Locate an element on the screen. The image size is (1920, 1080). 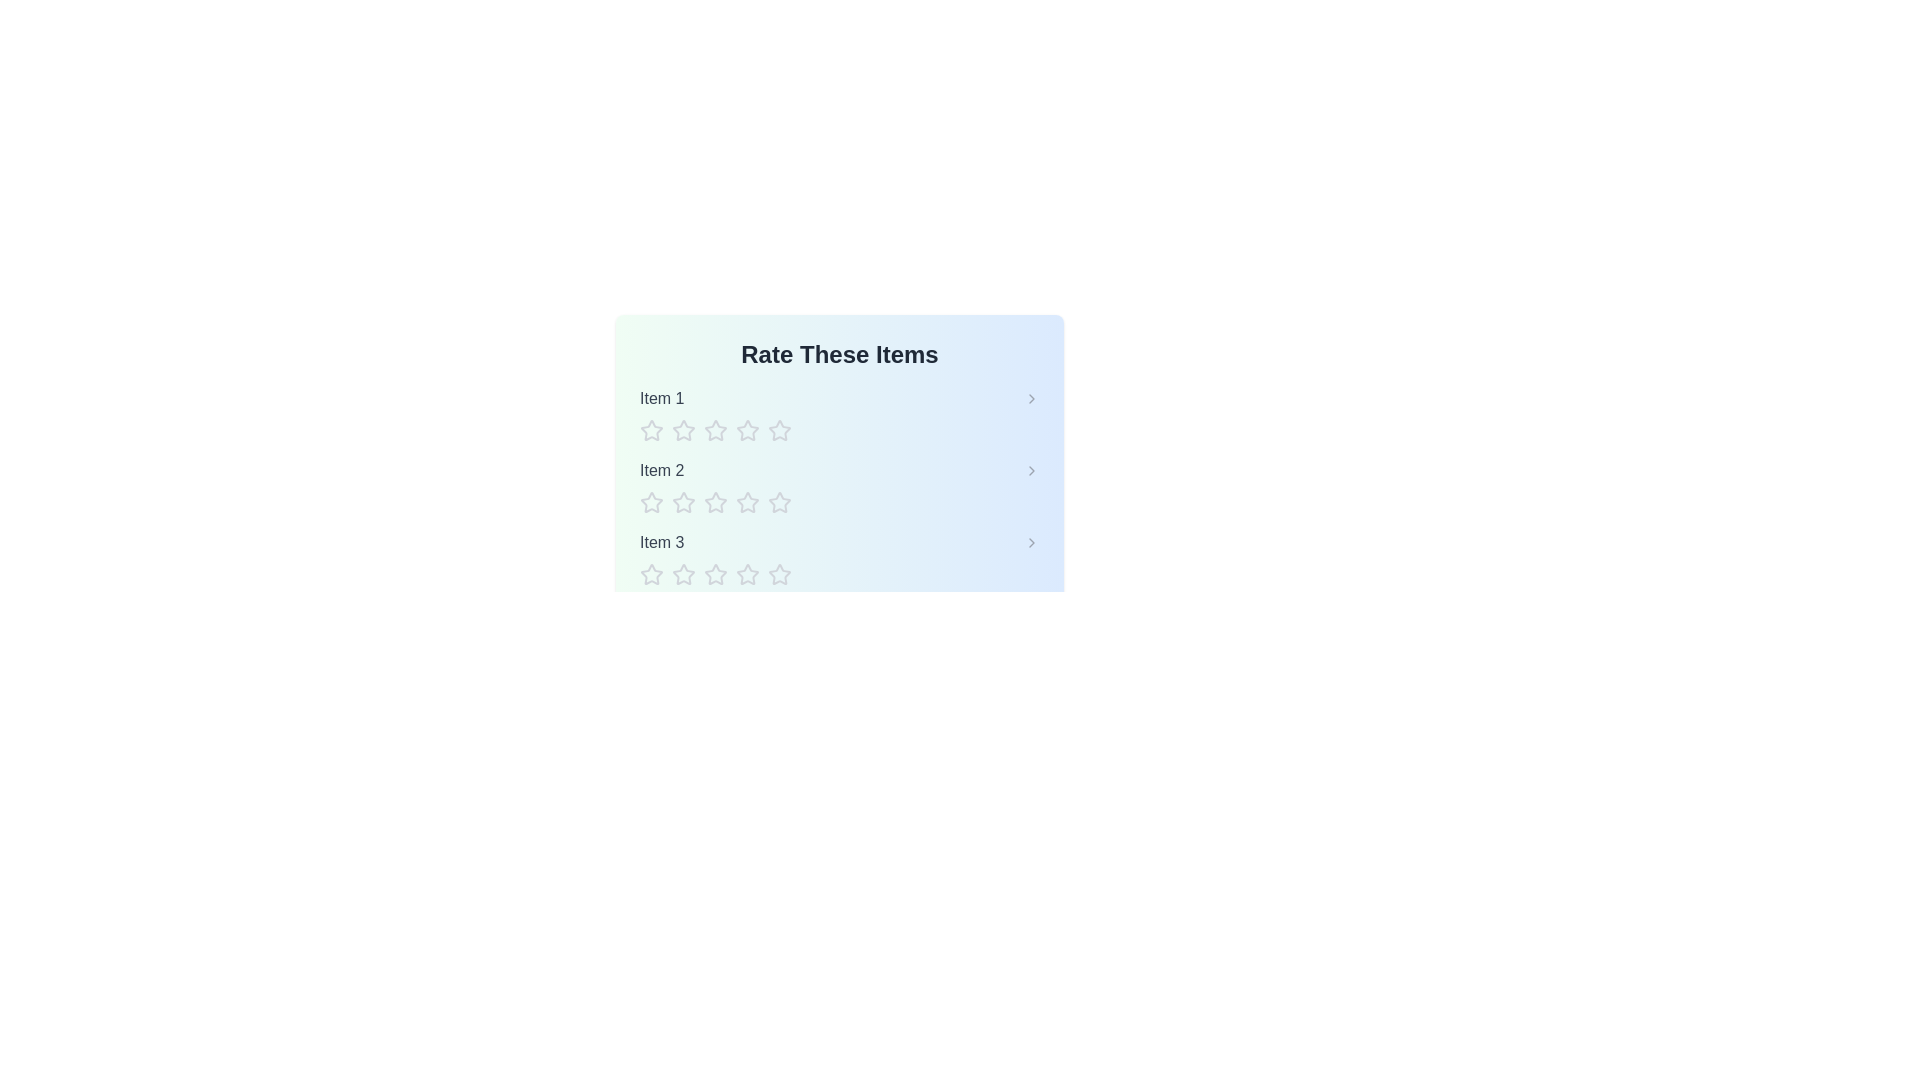
the star corresponding to the rating 5 for item Item 3 is located at coordinates (778, 574).